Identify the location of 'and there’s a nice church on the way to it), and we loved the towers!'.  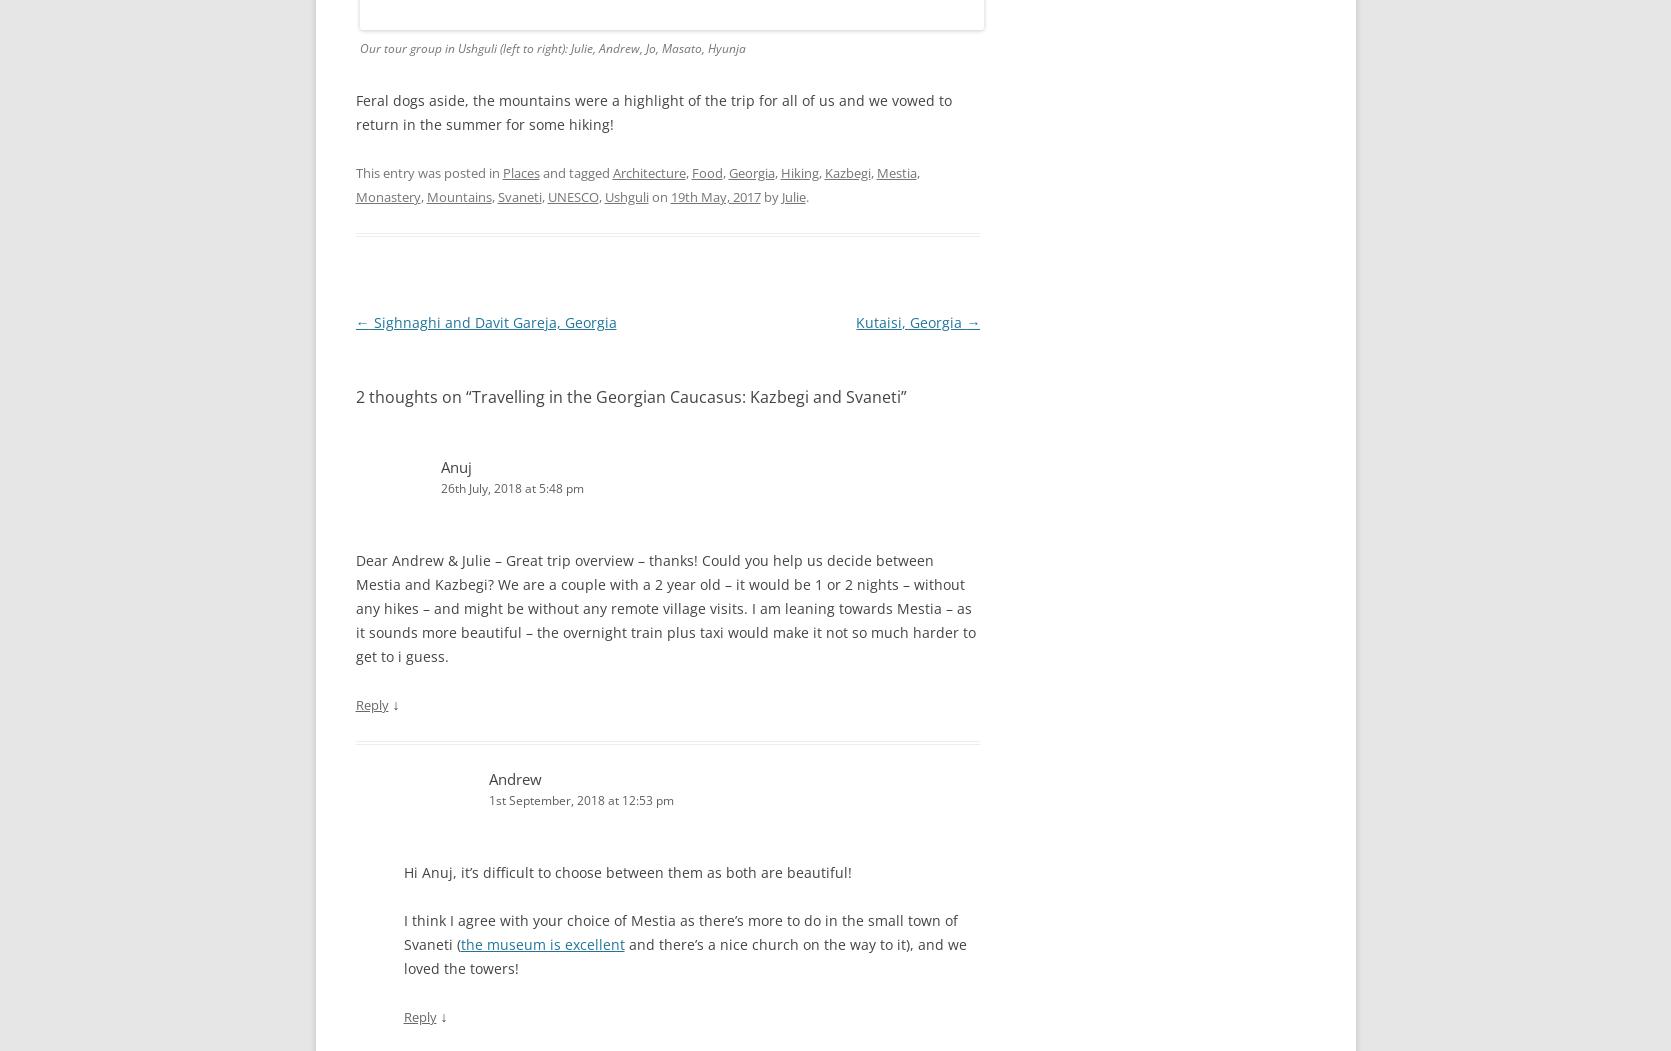
(683, 955).